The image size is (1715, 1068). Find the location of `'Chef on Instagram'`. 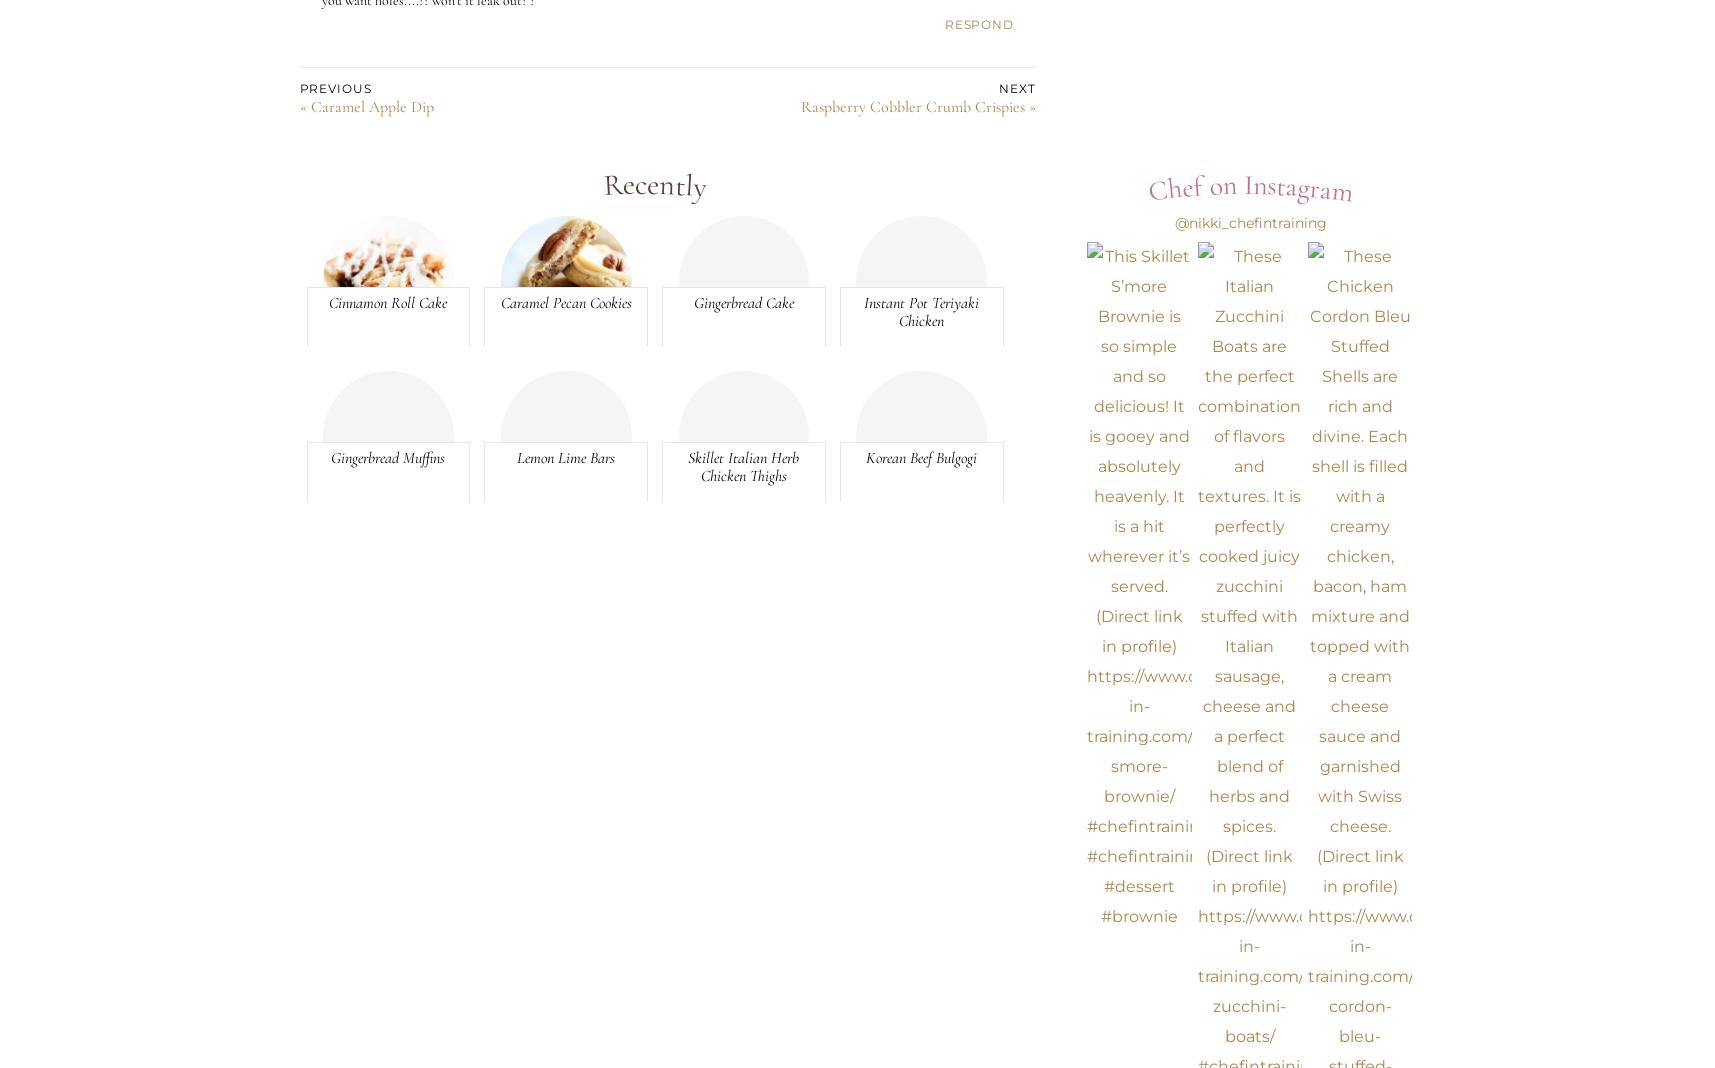

'Chef on Instagram' is located at coordinates (1249, 187).